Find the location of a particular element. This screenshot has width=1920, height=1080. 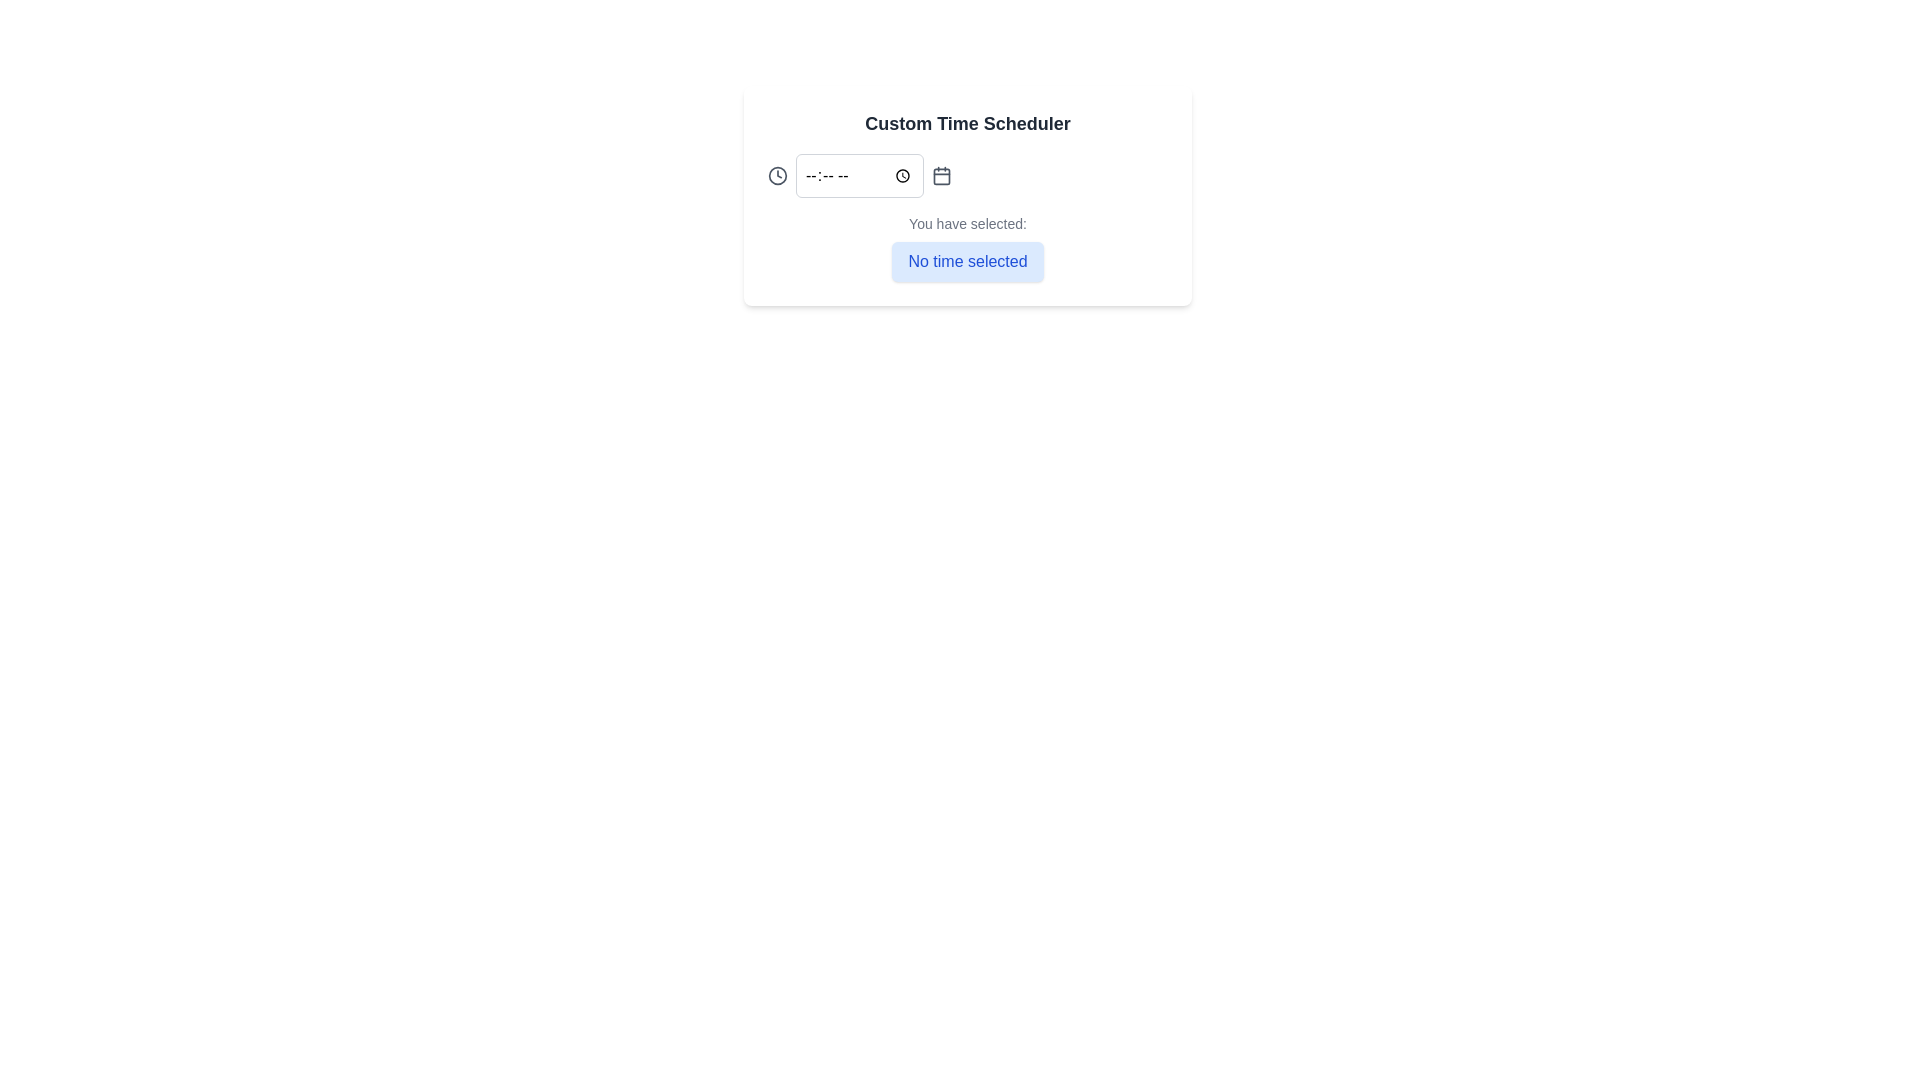

the circular outline of the clock icon located to the left of the time input field labeled with dashes ('--:--') to trigger a tooltip or visual effect is located at coordinates (776, 175).